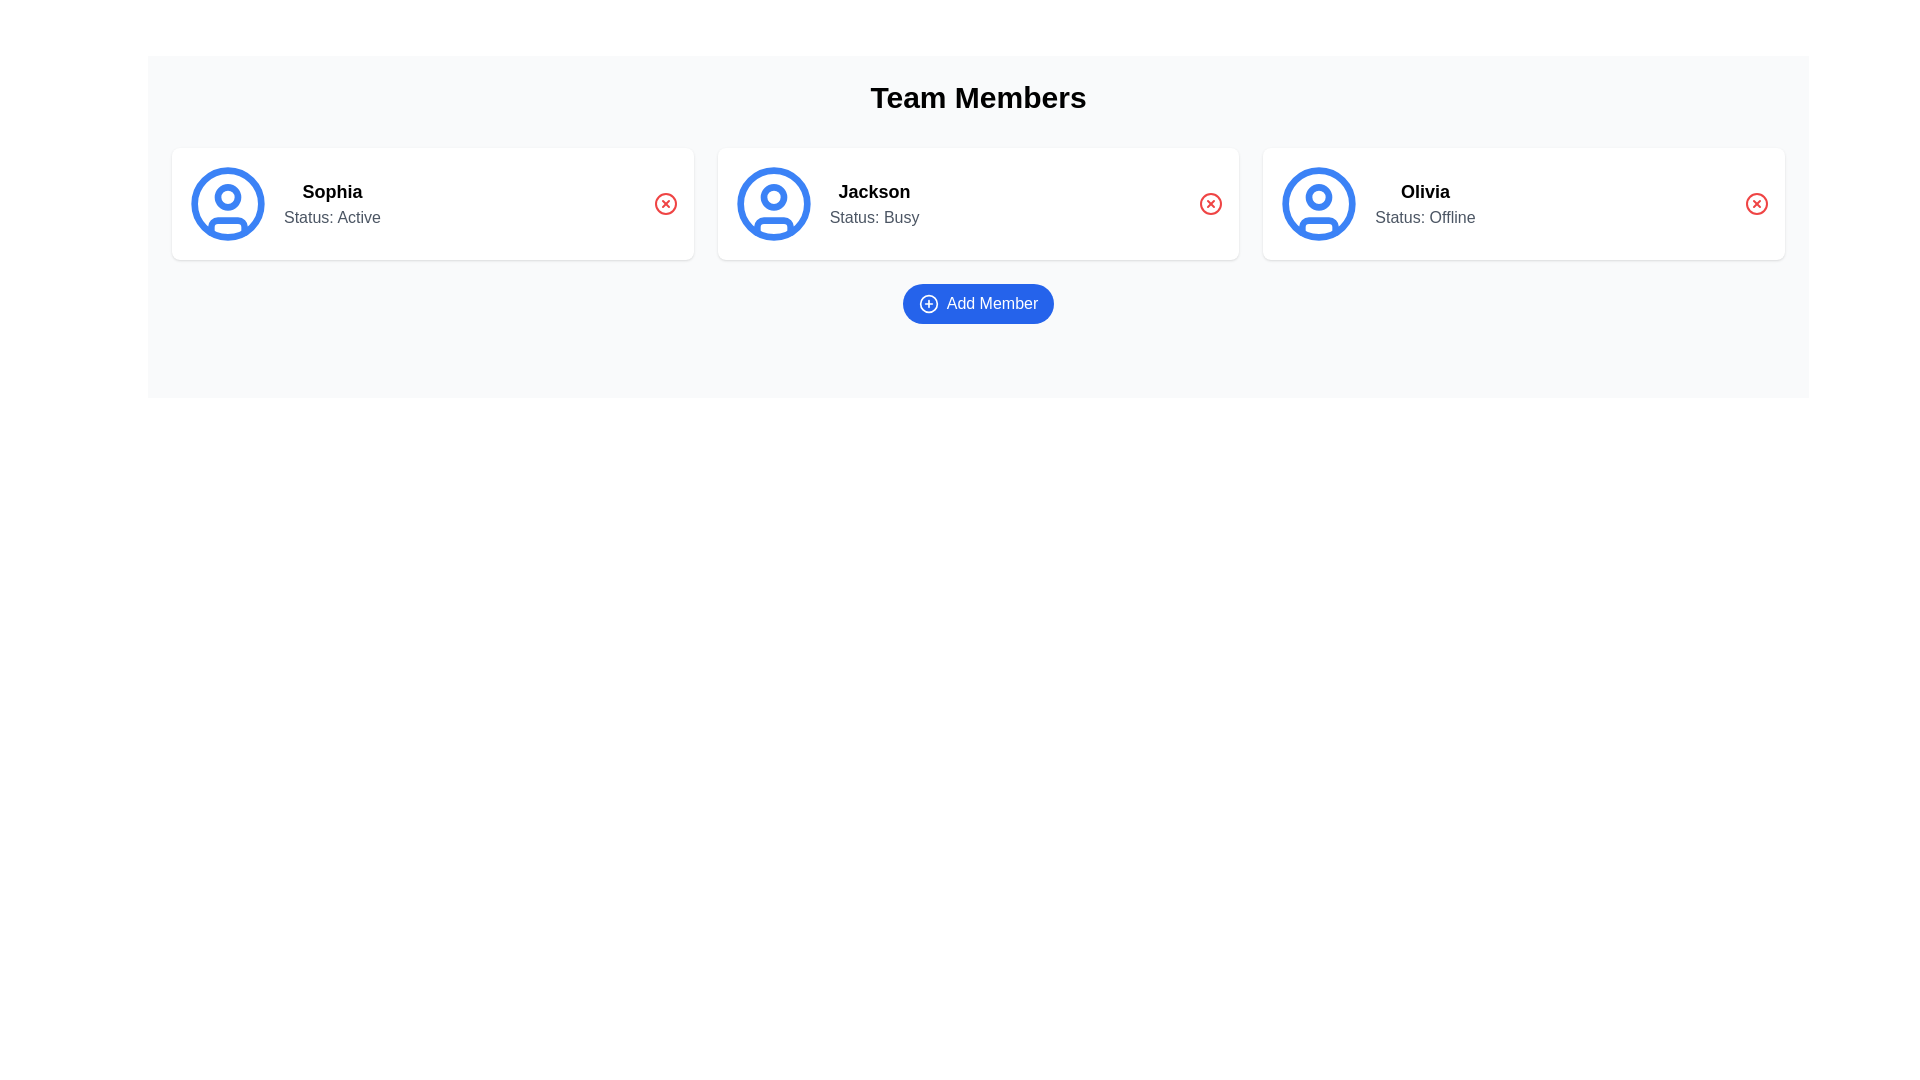 This screenshot has width=1920, height=1080. I want to click on the decorative vector graphic representing the avatar of user 'Jackson' in the 'Team Members' list, so click(772, 225).